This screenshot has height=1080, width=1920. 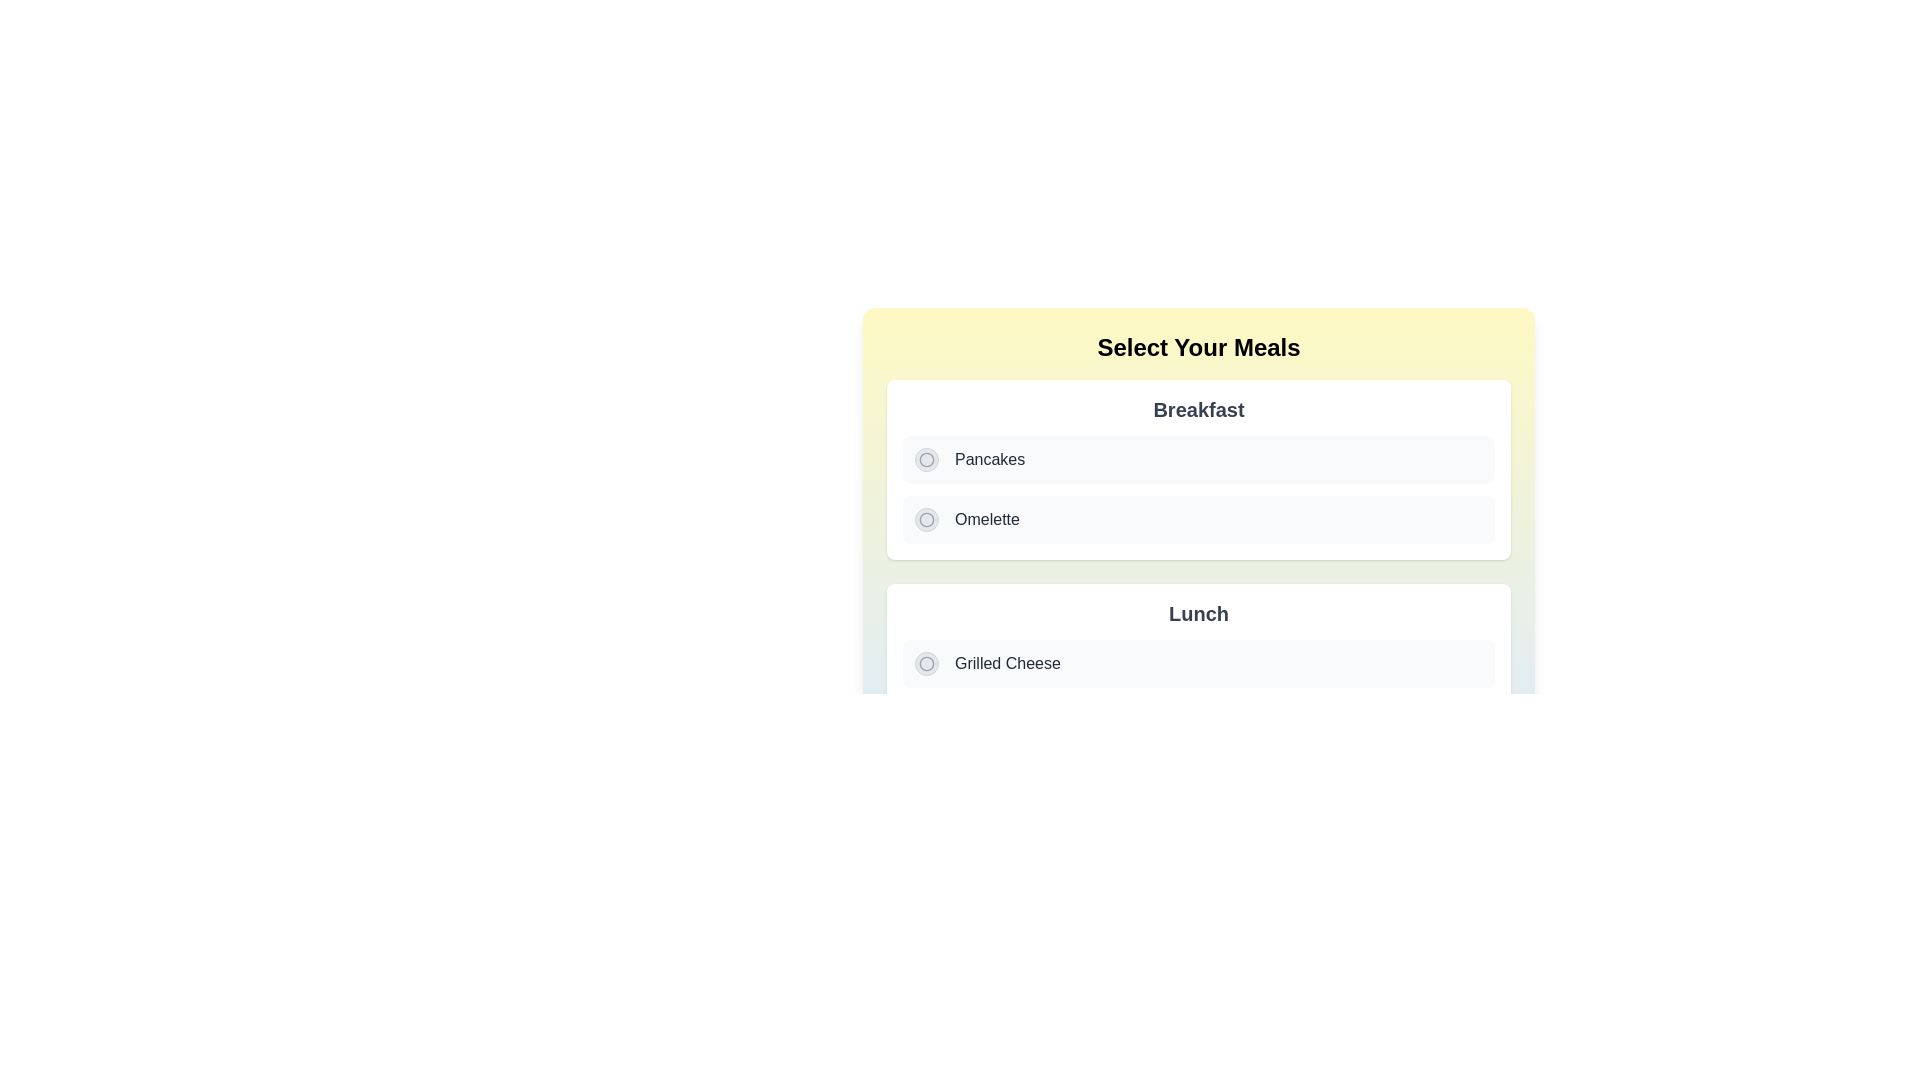 What do you see at coordinates (925, 519) in the screenshot?
I see `the stylized circular icon outlined in gray, which is located inside a clickable circle to the left of the 'Omelette' text under the 'Breakfast' section` at bounding box center [925, 519].